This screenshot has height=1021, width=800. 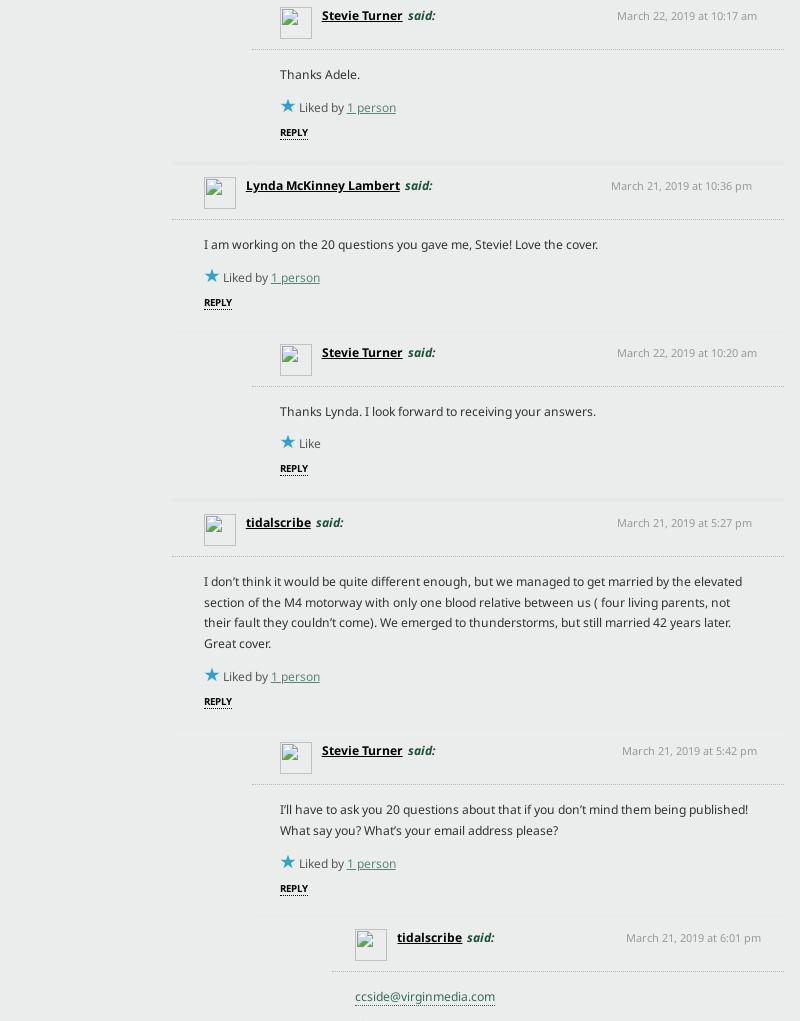 What do you see at coordinates (321, 184) in the screenshot?
I see `'Lynda McKinney Lambert'` at bounding box center [321, 184].